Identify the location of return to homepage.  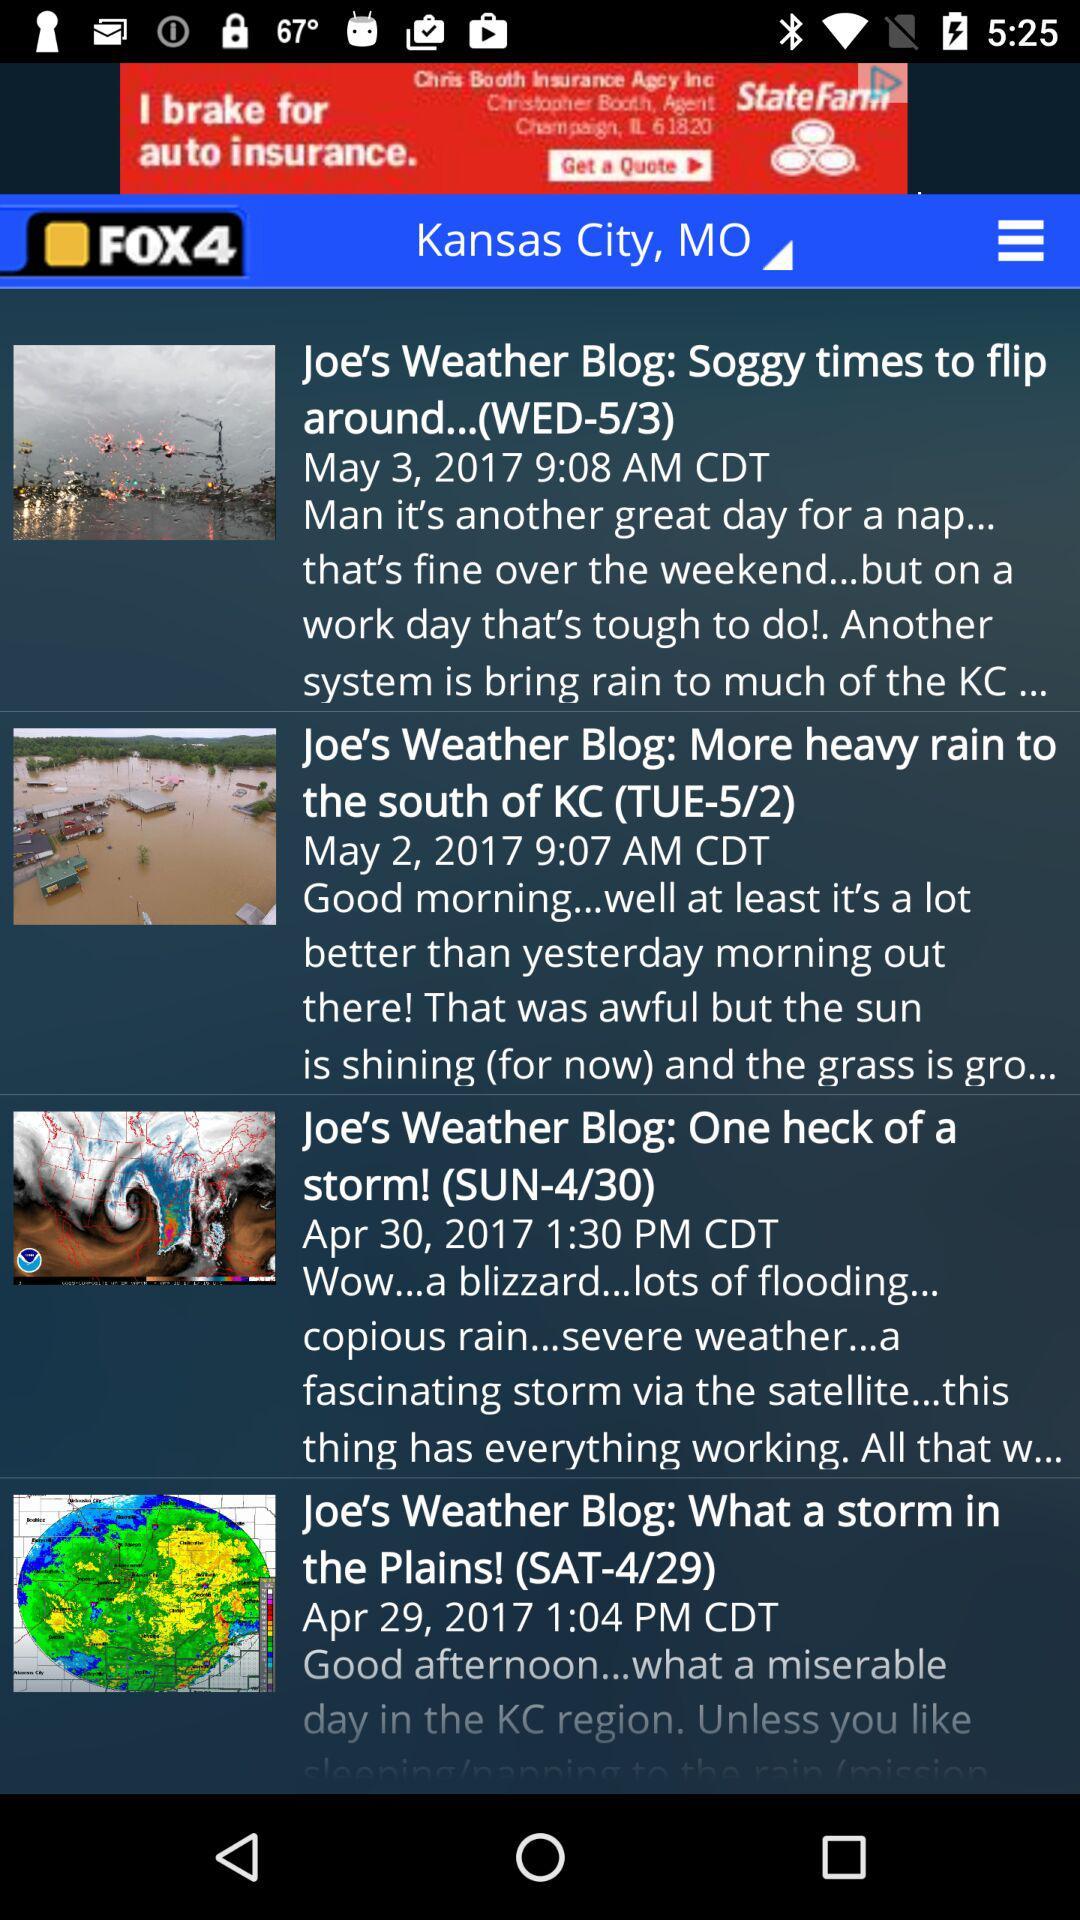
(131, 240).